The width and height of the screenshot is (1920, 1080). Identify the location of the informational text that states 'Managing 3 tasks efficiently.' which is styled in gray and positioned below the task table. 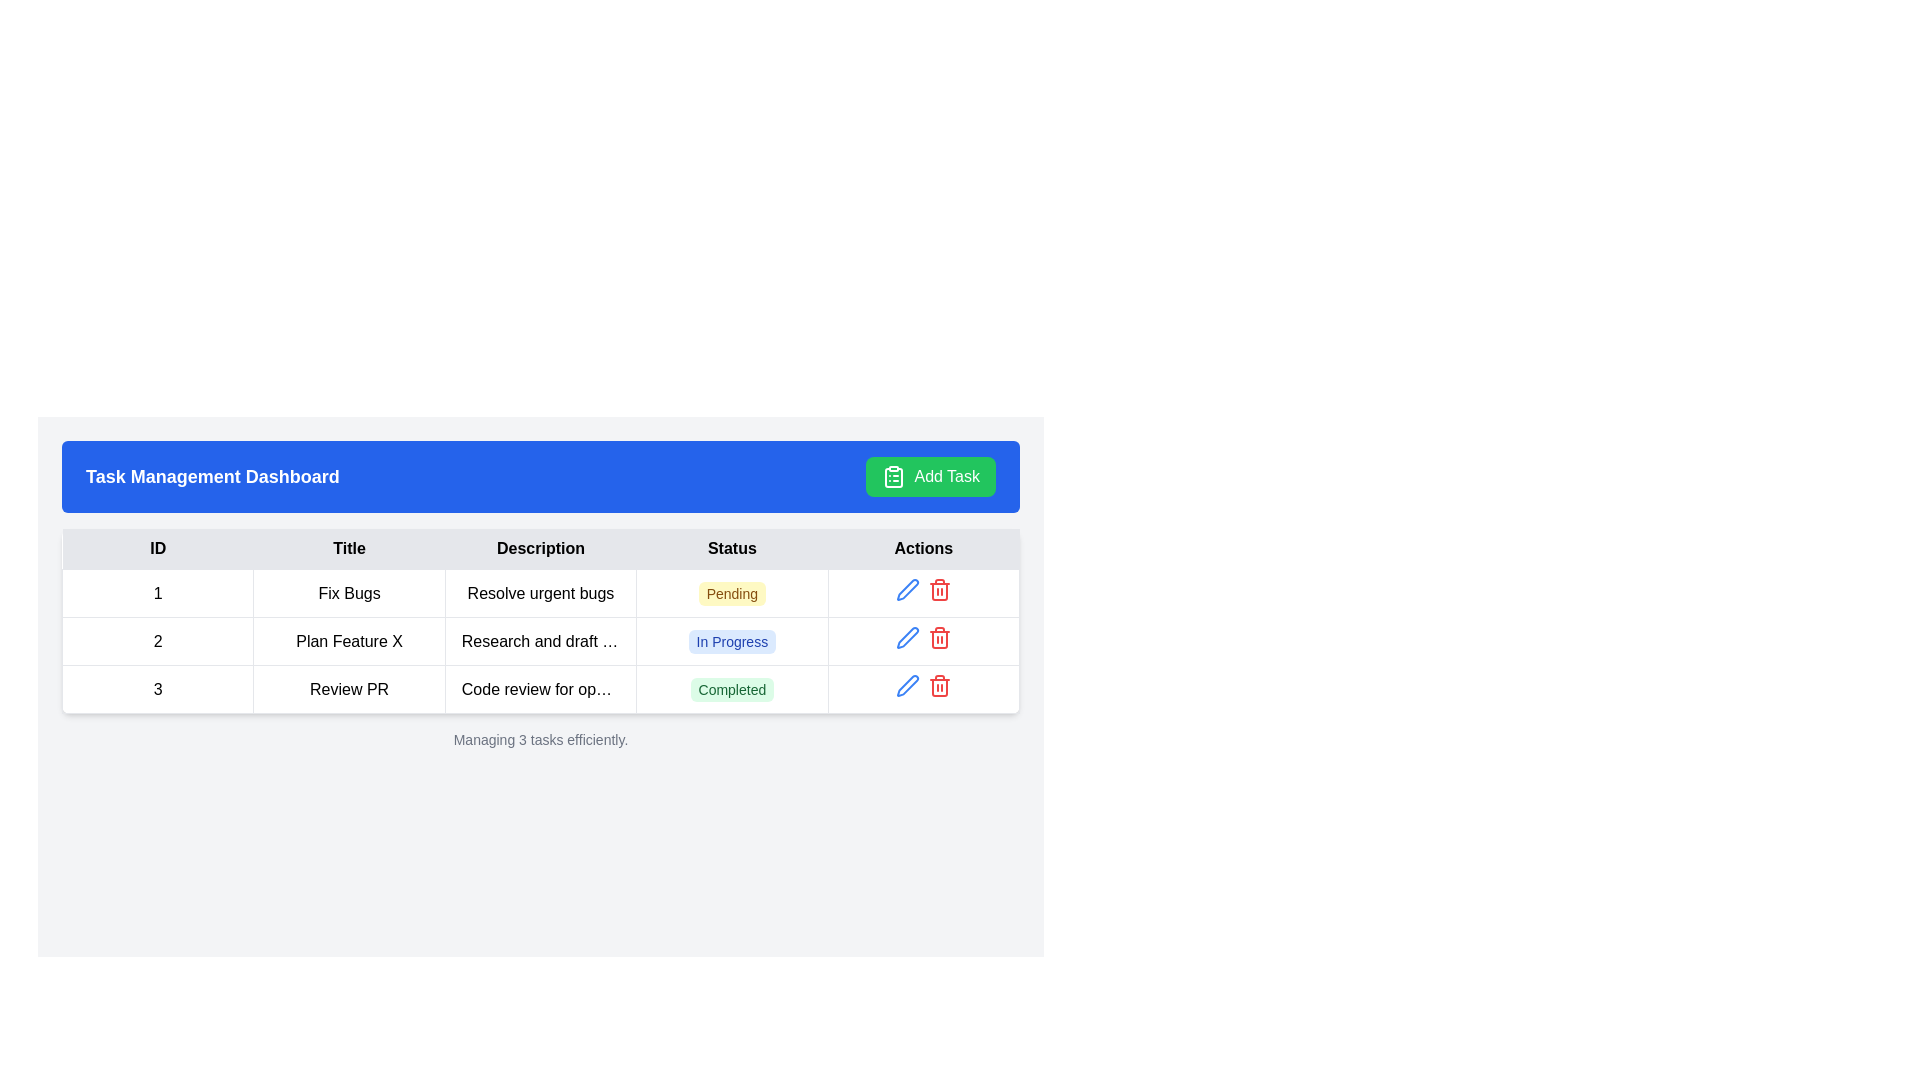
(541, 740).